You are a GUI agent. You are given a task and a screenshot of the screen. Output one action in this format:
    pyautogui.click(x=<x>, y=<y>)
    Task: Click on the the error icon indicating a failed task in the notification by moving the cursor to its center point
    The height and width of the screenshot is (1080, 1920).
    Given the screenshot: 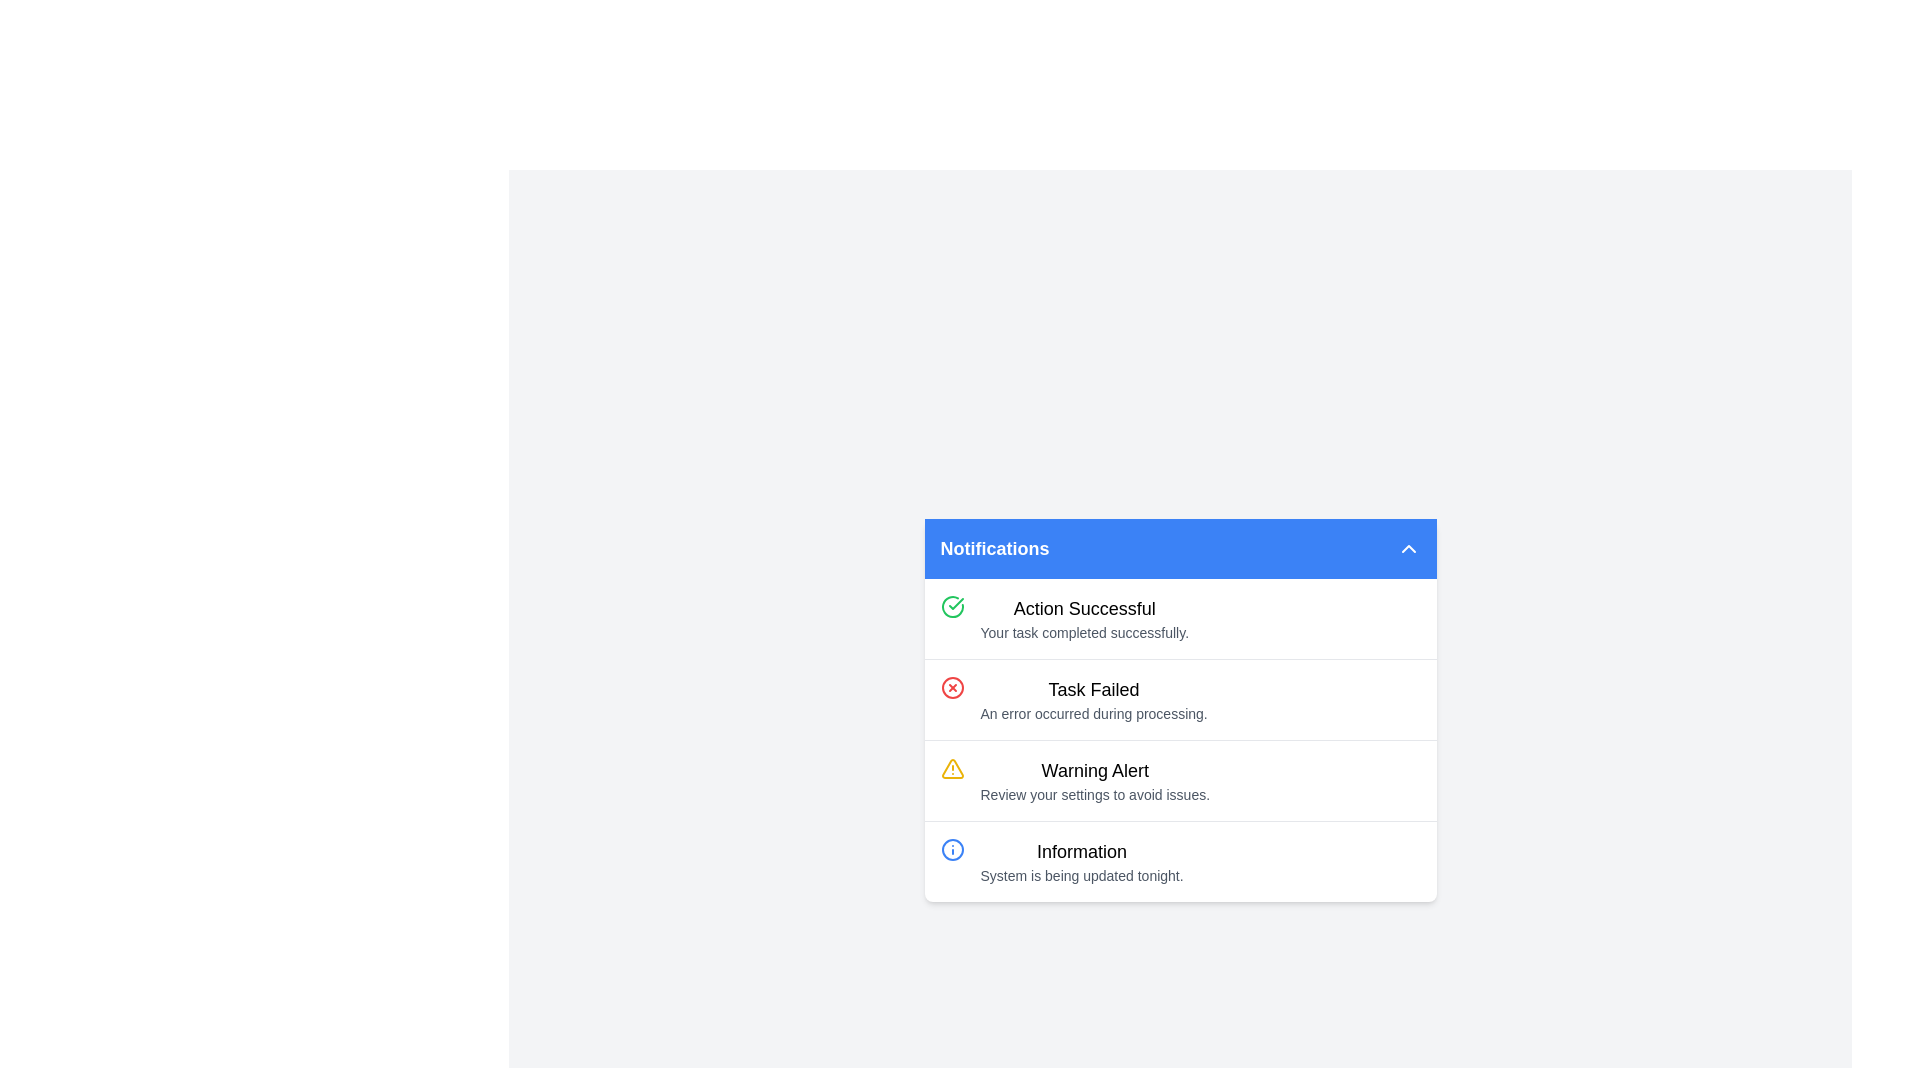 What is the action you would take?
    pyautogui.click(x=951, y=686)
    